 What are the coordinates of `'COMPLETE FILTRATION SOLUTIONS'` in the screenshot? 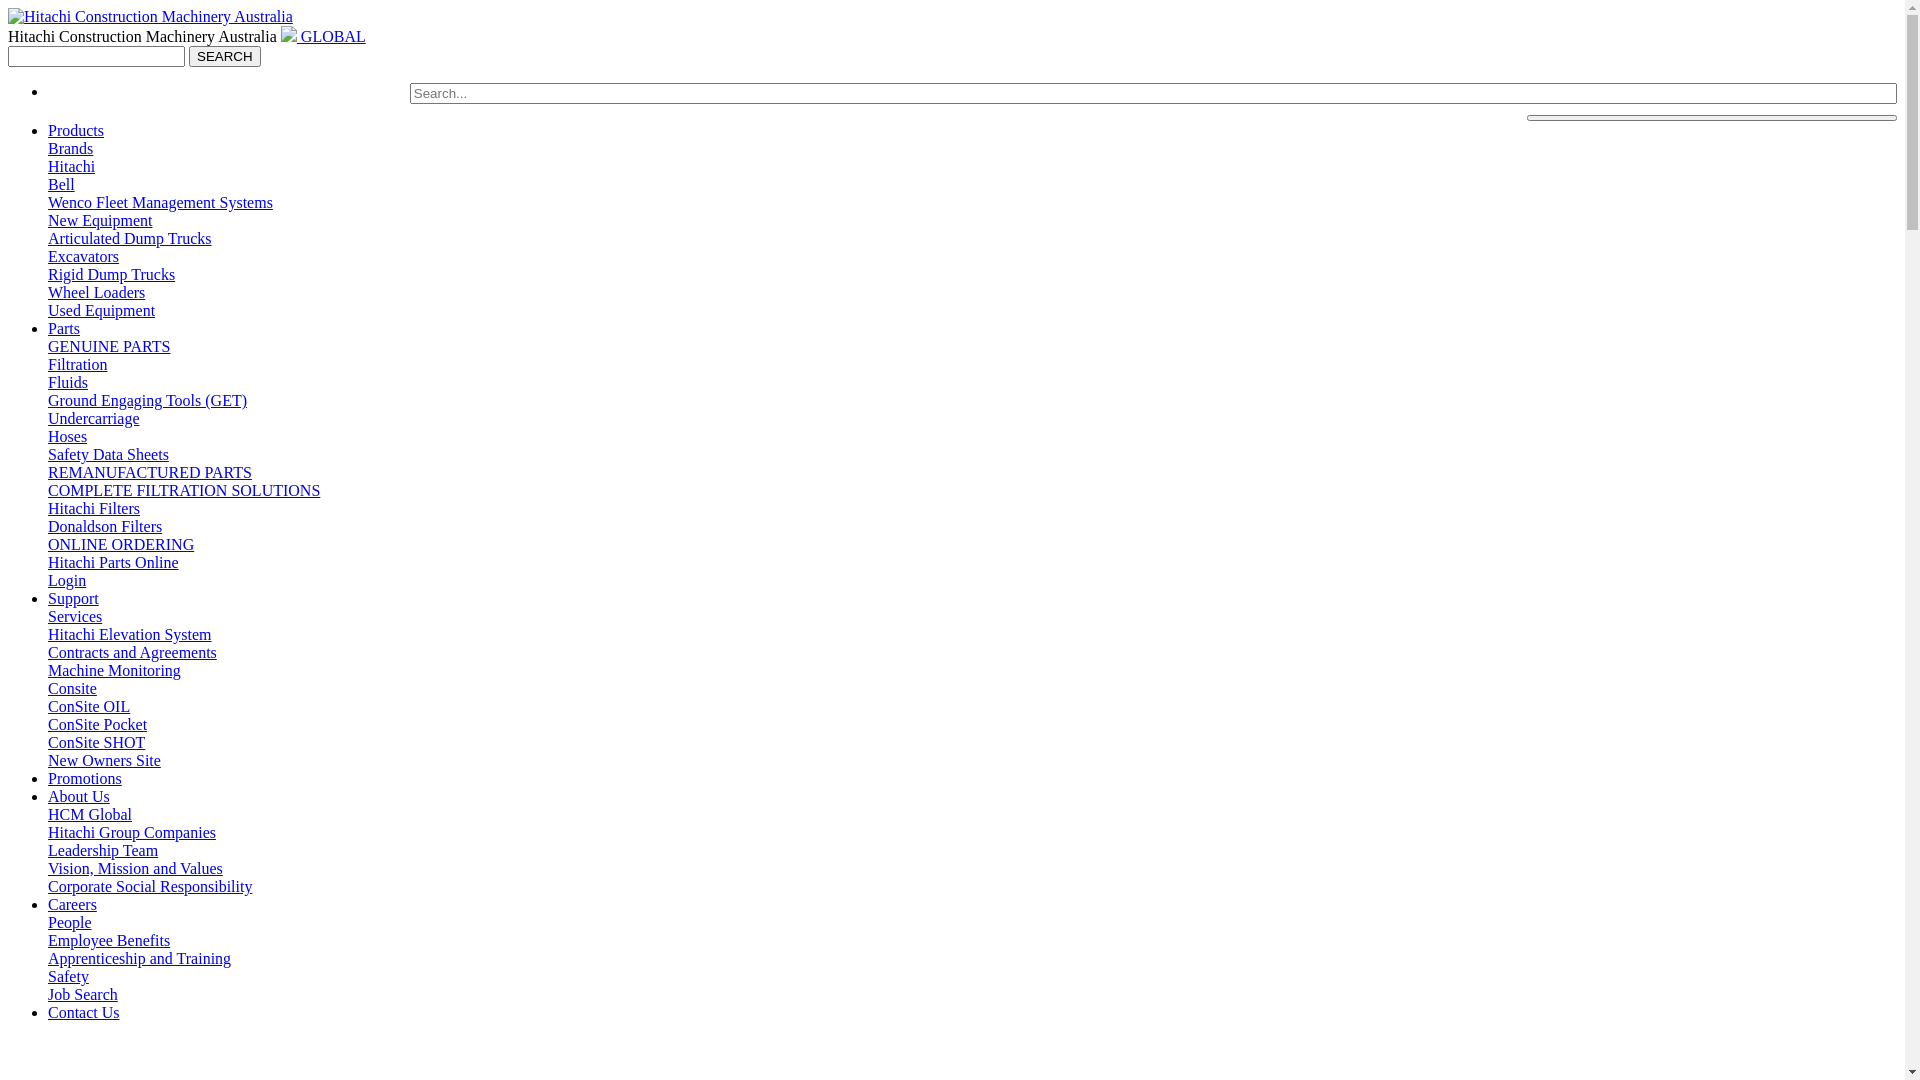 It's located at (183, 490).